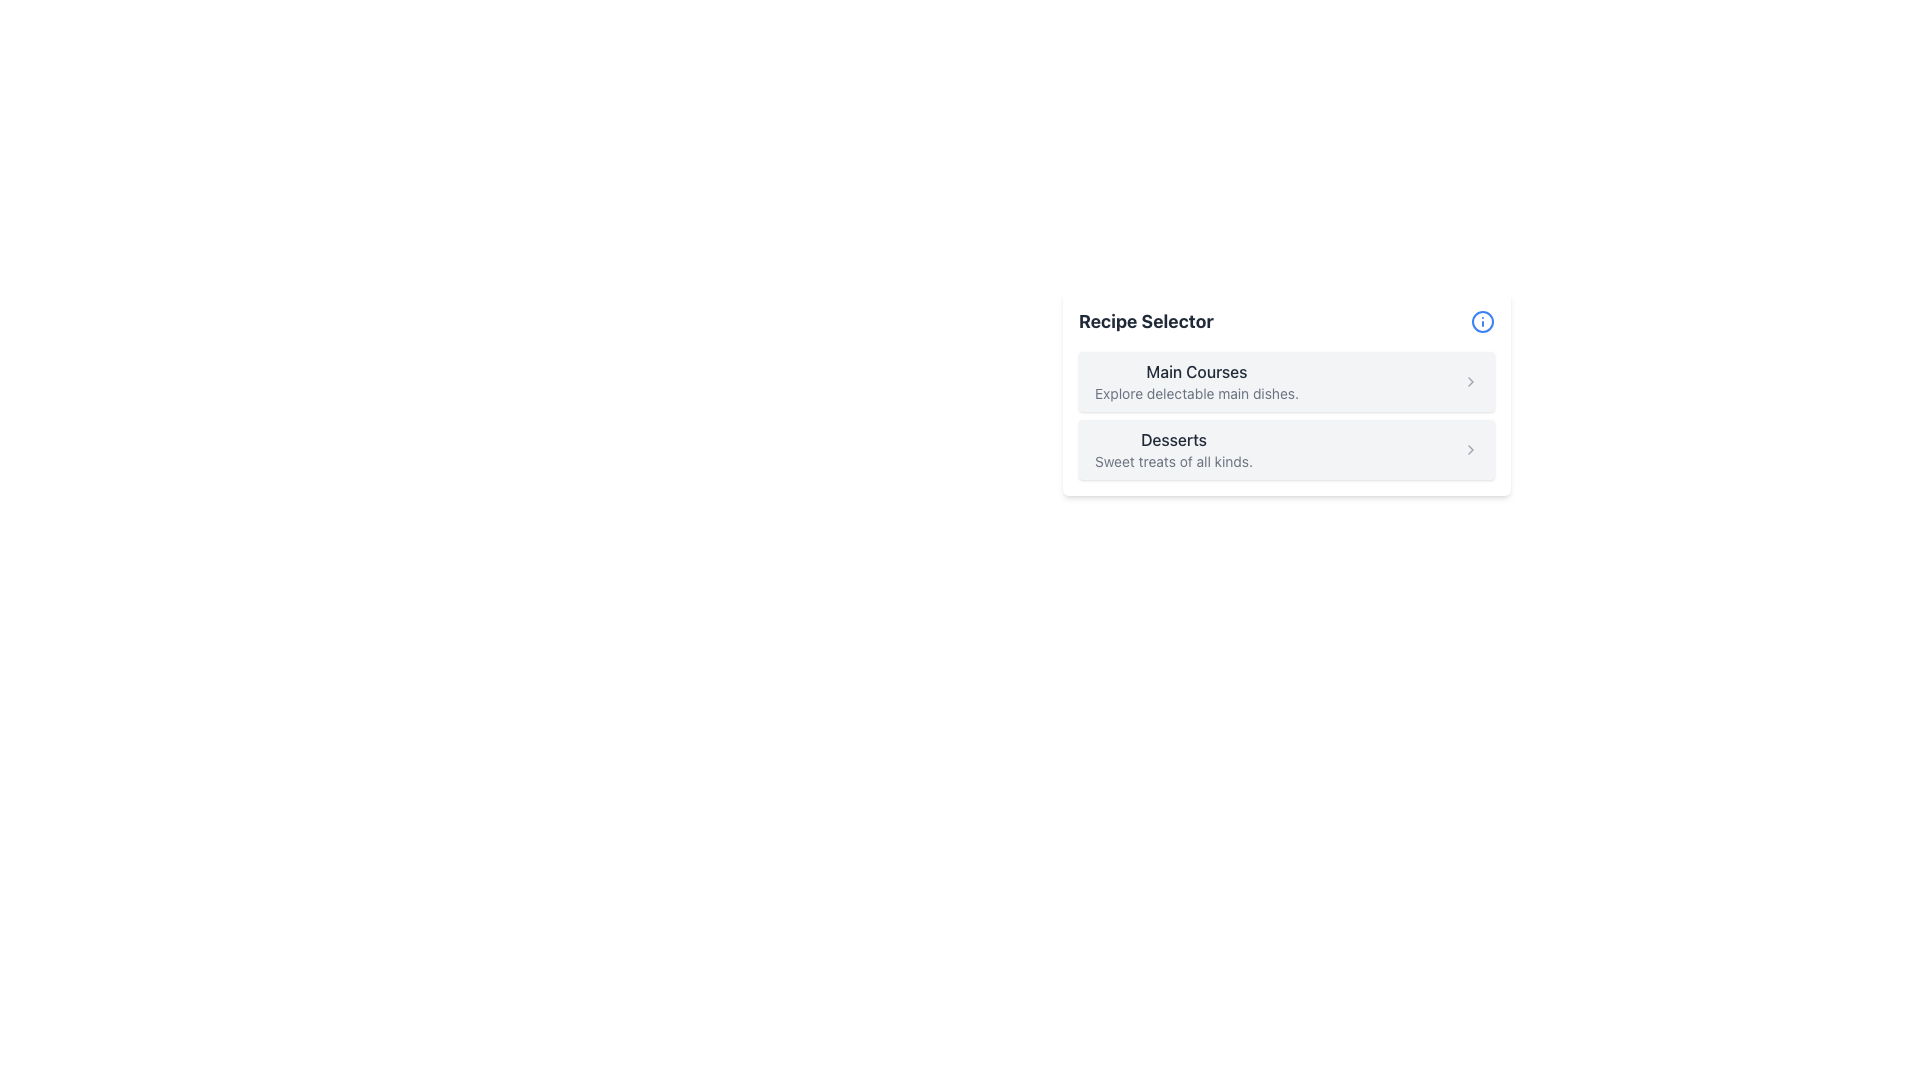  What do you see at coordinates (1483, 320) in the screenshot?
I see `the circular vector graphics element with a blue border and white interior, part of the information icon in the top-right corner of the 'Recipe Selector' panel` at bounding box center [1483, 320].